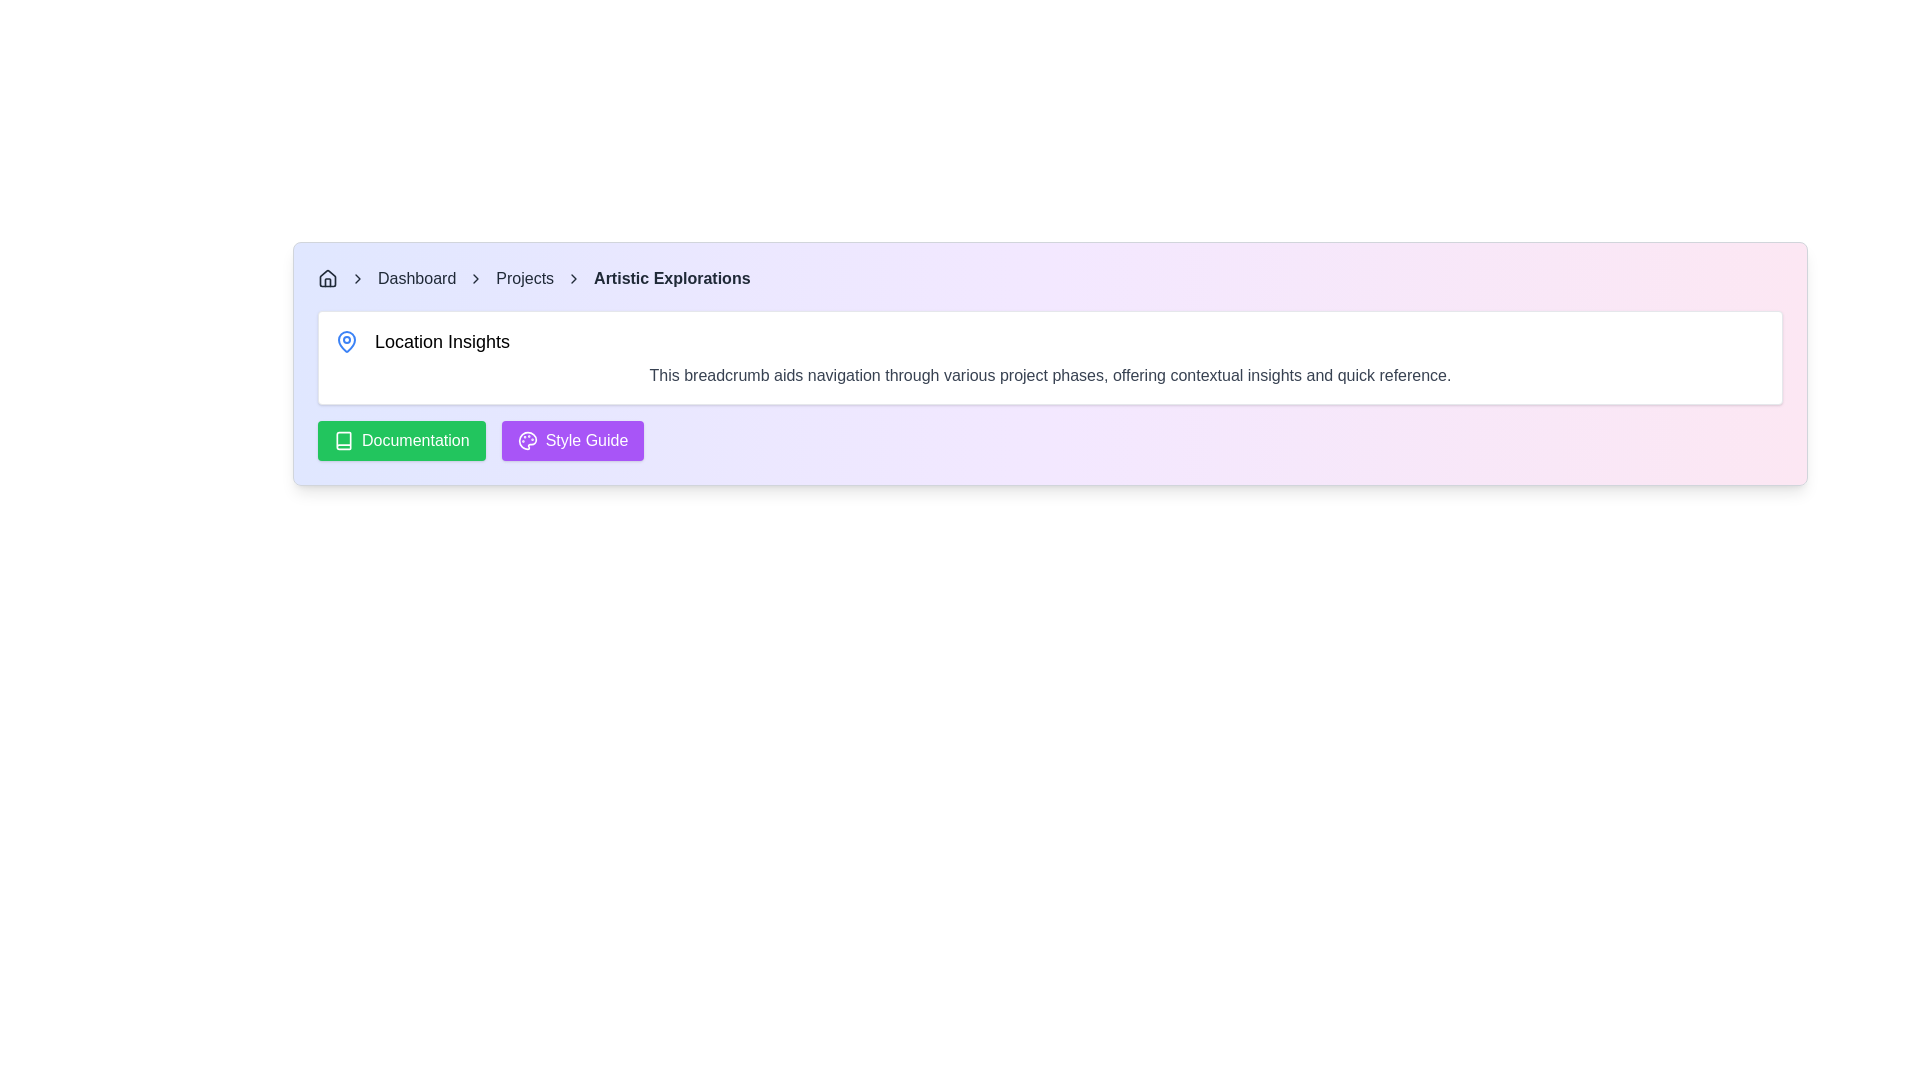  What do you see at coordinates (346, 339) in the screenshot?
I see `the map pin icon located centrally within the breadcrumb navigation bar, positioned between the breadcrumb navigation text and the title 'Location Insights'` at bounding box center [346, 339].